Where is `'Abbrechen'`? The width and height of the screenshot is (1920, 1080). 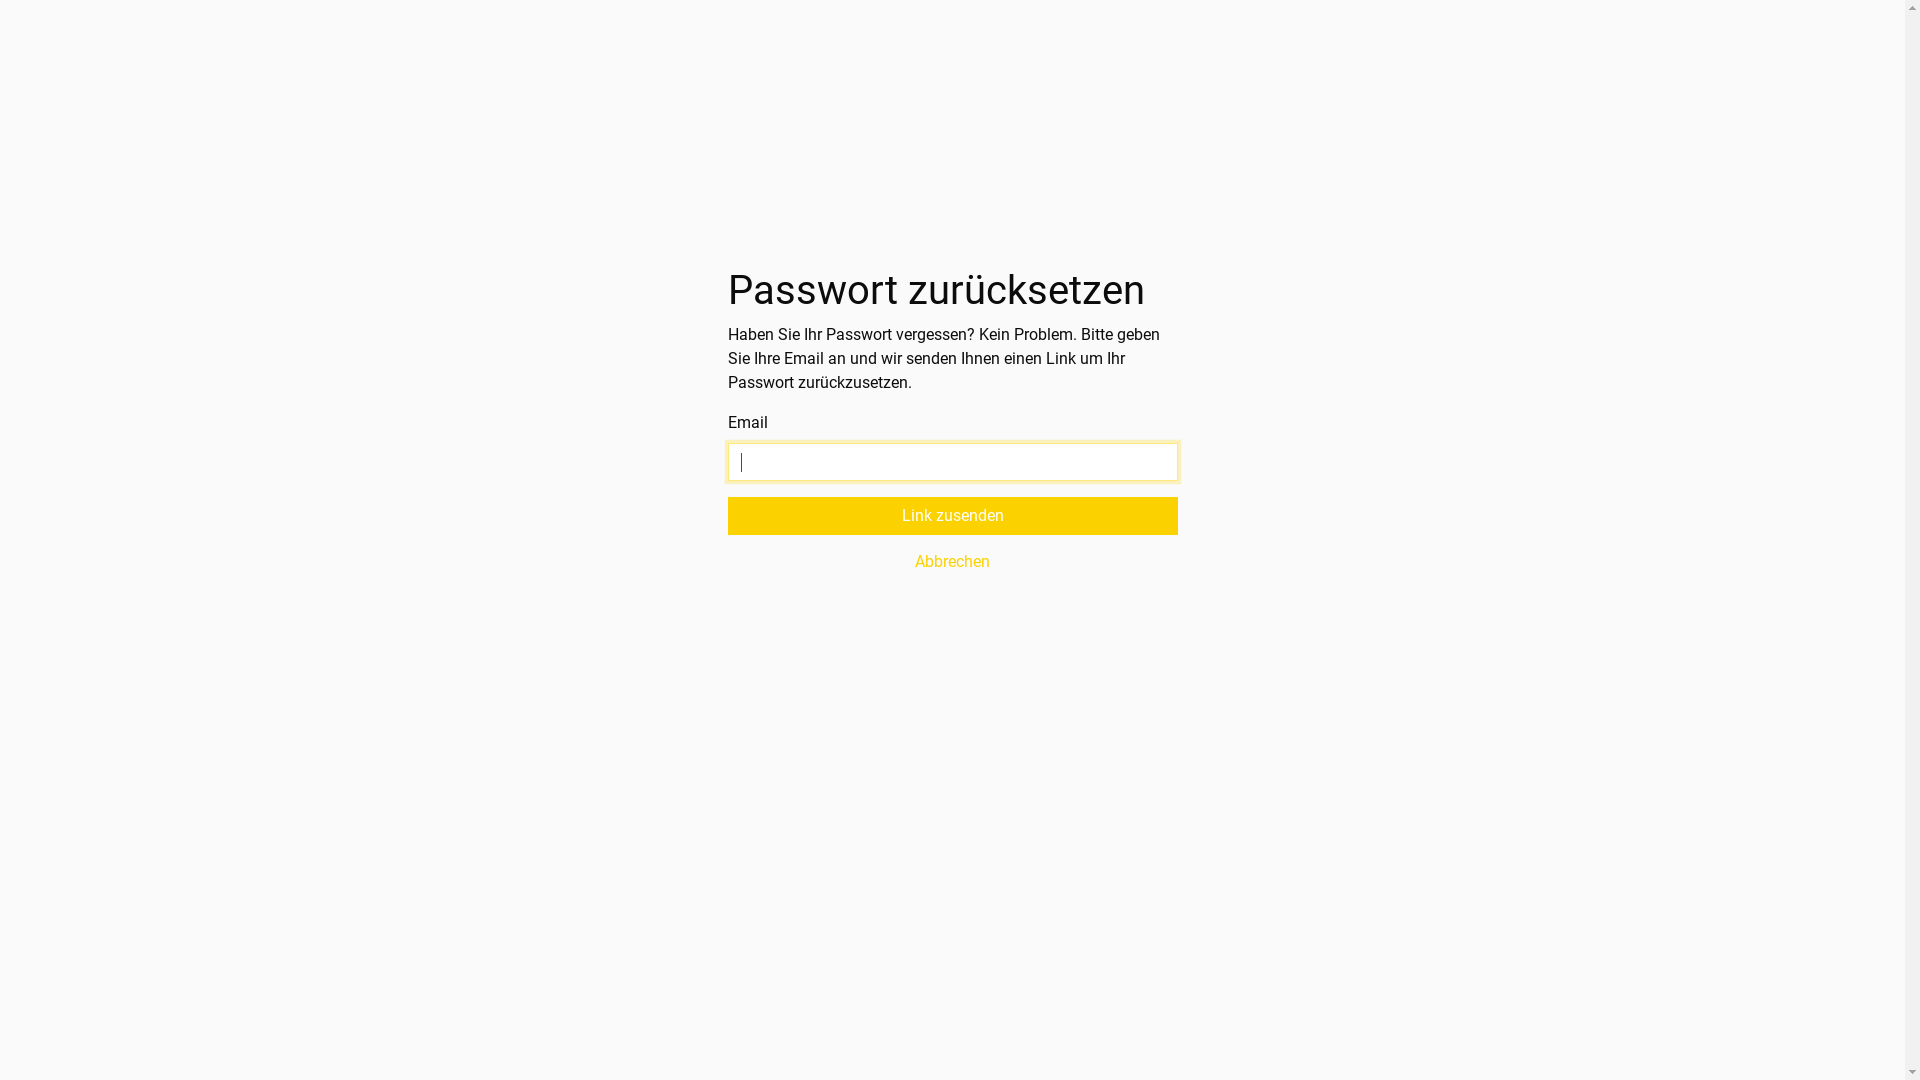 'Abbrechen' is located at coordinates (727, 562).